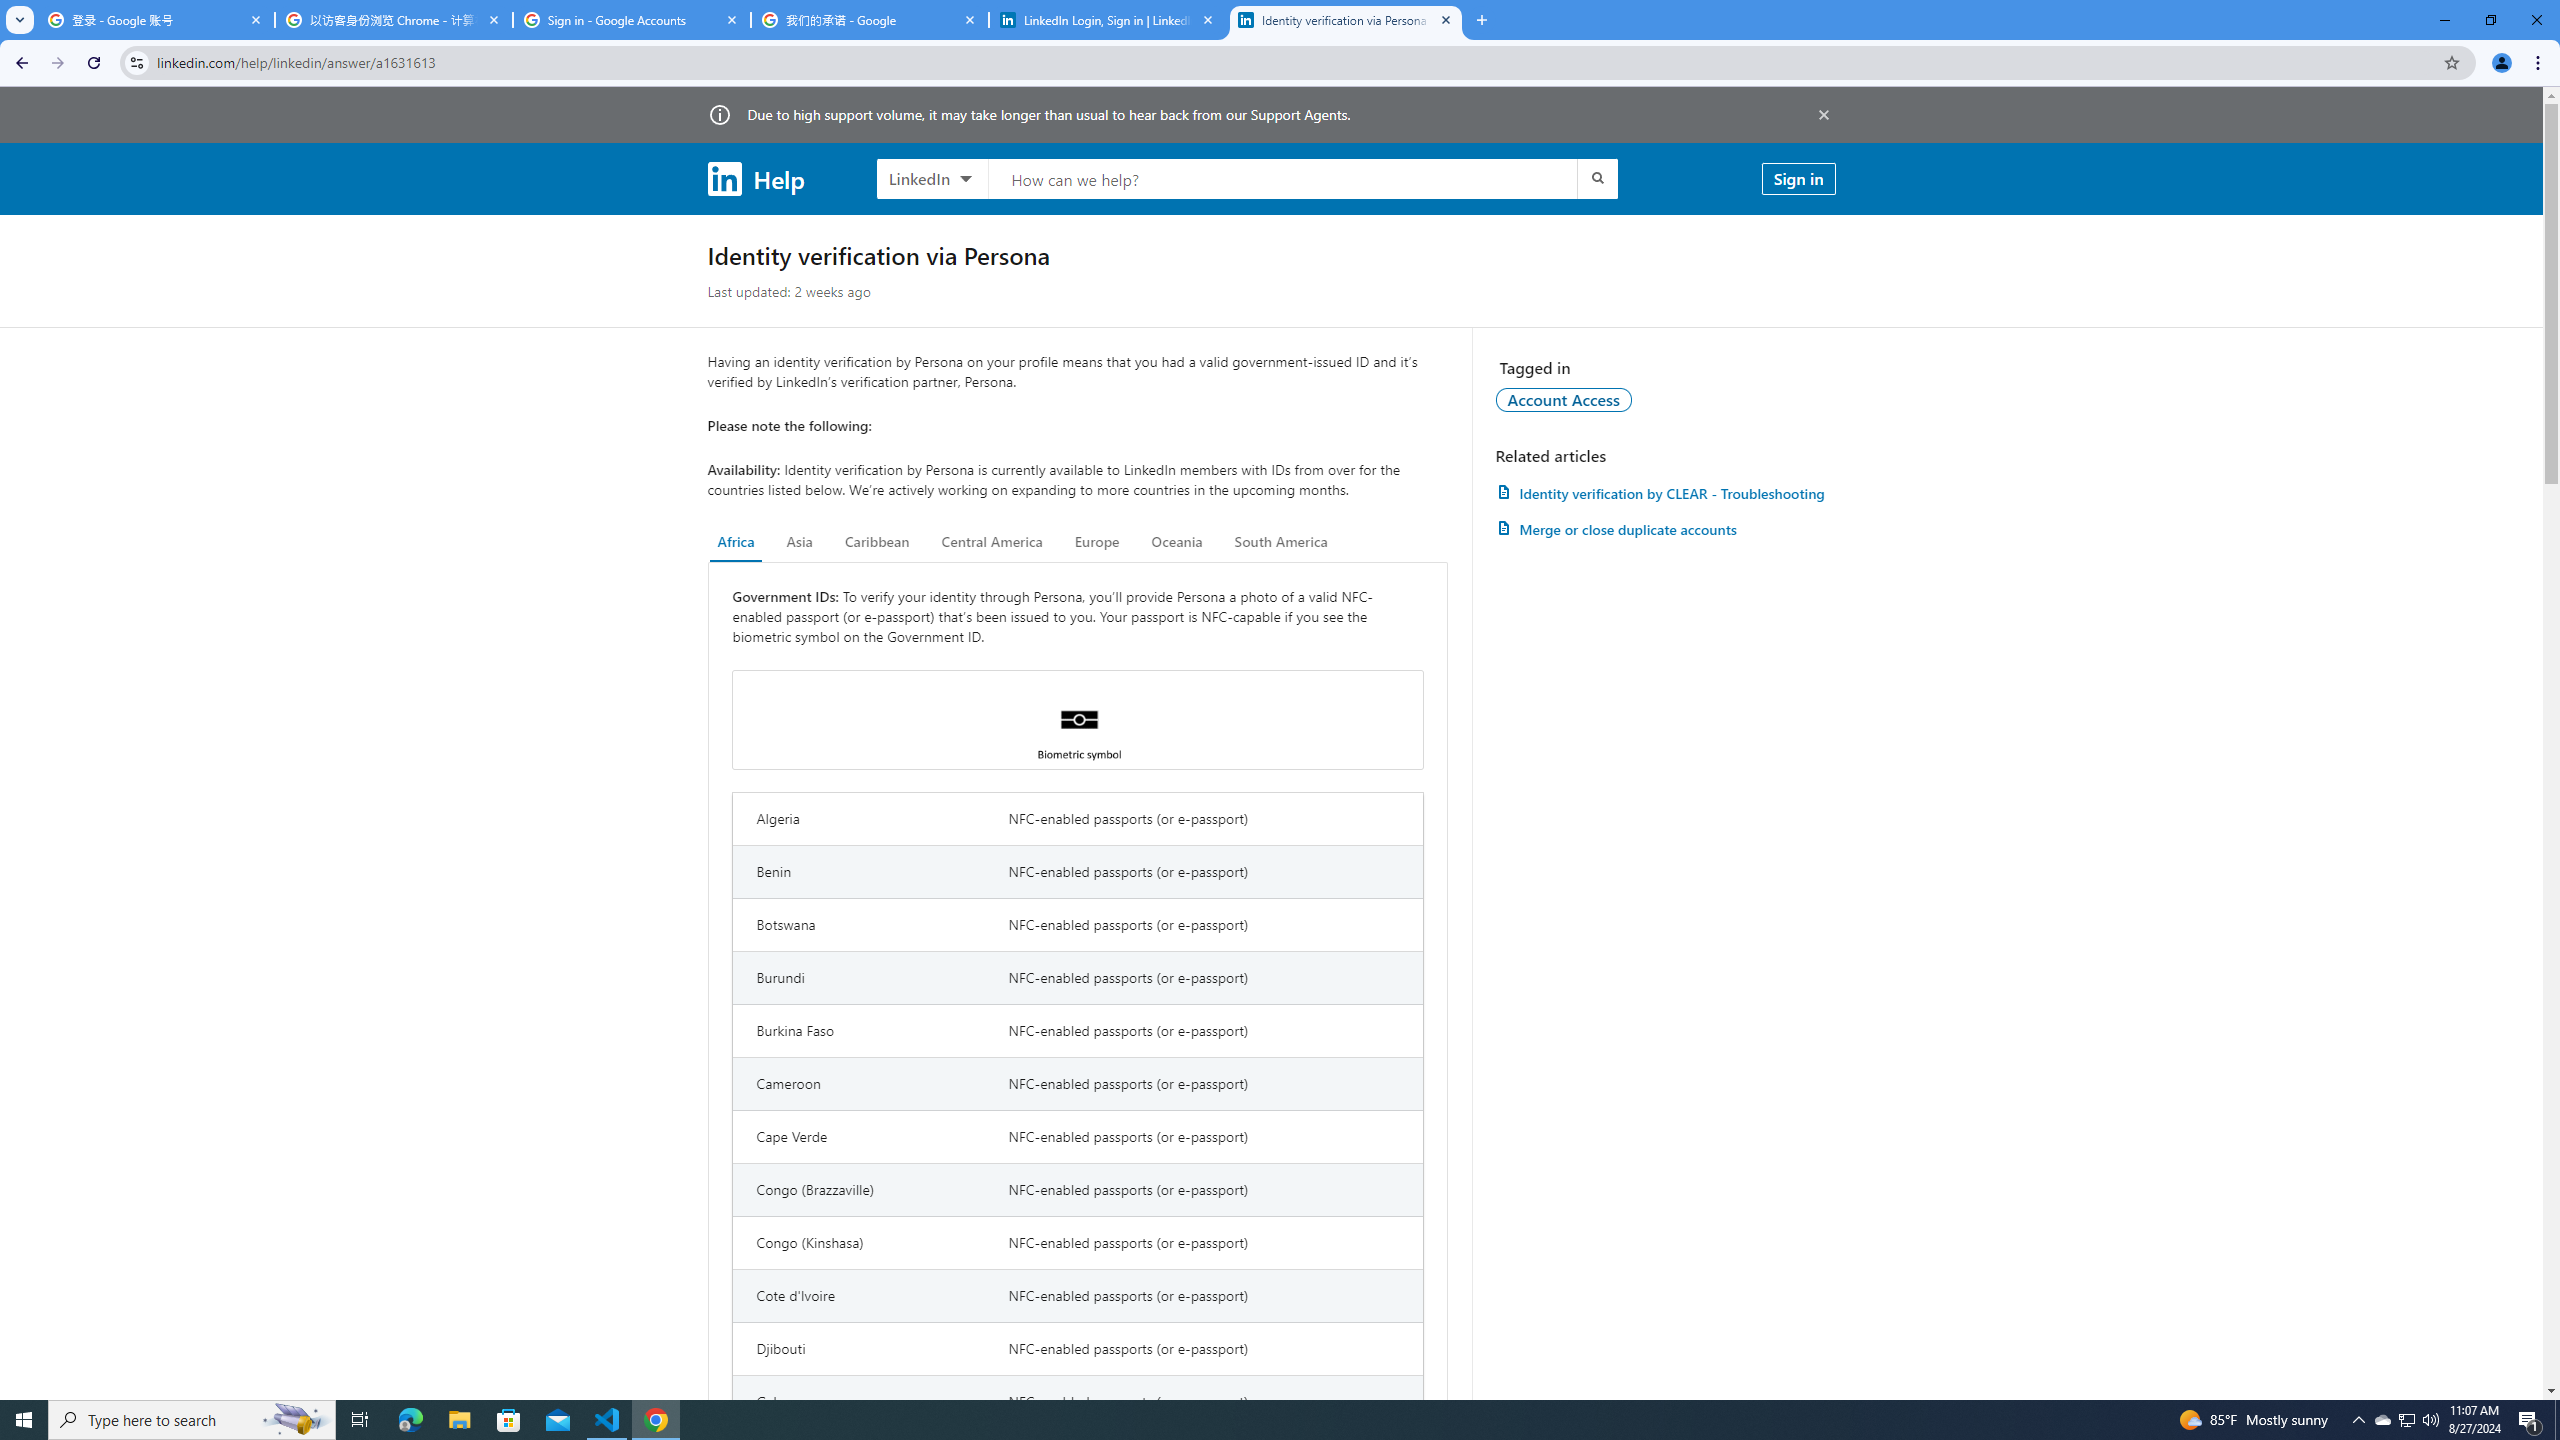 The image size is (2560, 1440). I want to click on 'Account Access', so click(1564, 398).